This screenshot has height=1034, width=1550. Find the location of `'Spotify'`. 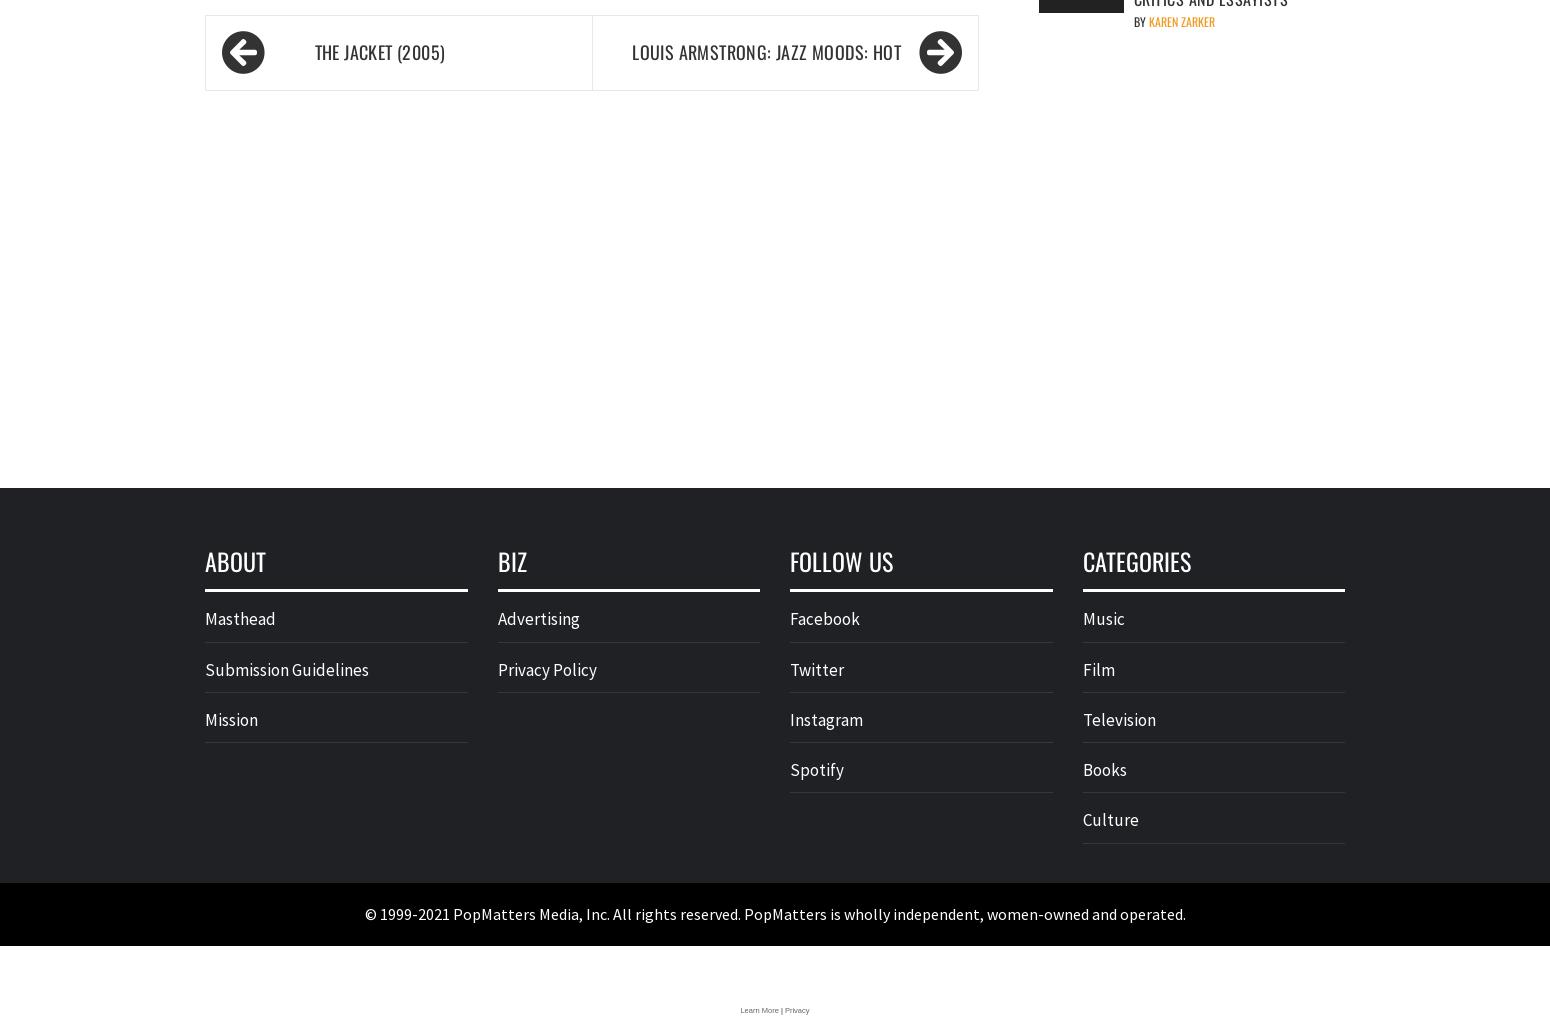

'Spotify' is located at coordinates (789, 770).